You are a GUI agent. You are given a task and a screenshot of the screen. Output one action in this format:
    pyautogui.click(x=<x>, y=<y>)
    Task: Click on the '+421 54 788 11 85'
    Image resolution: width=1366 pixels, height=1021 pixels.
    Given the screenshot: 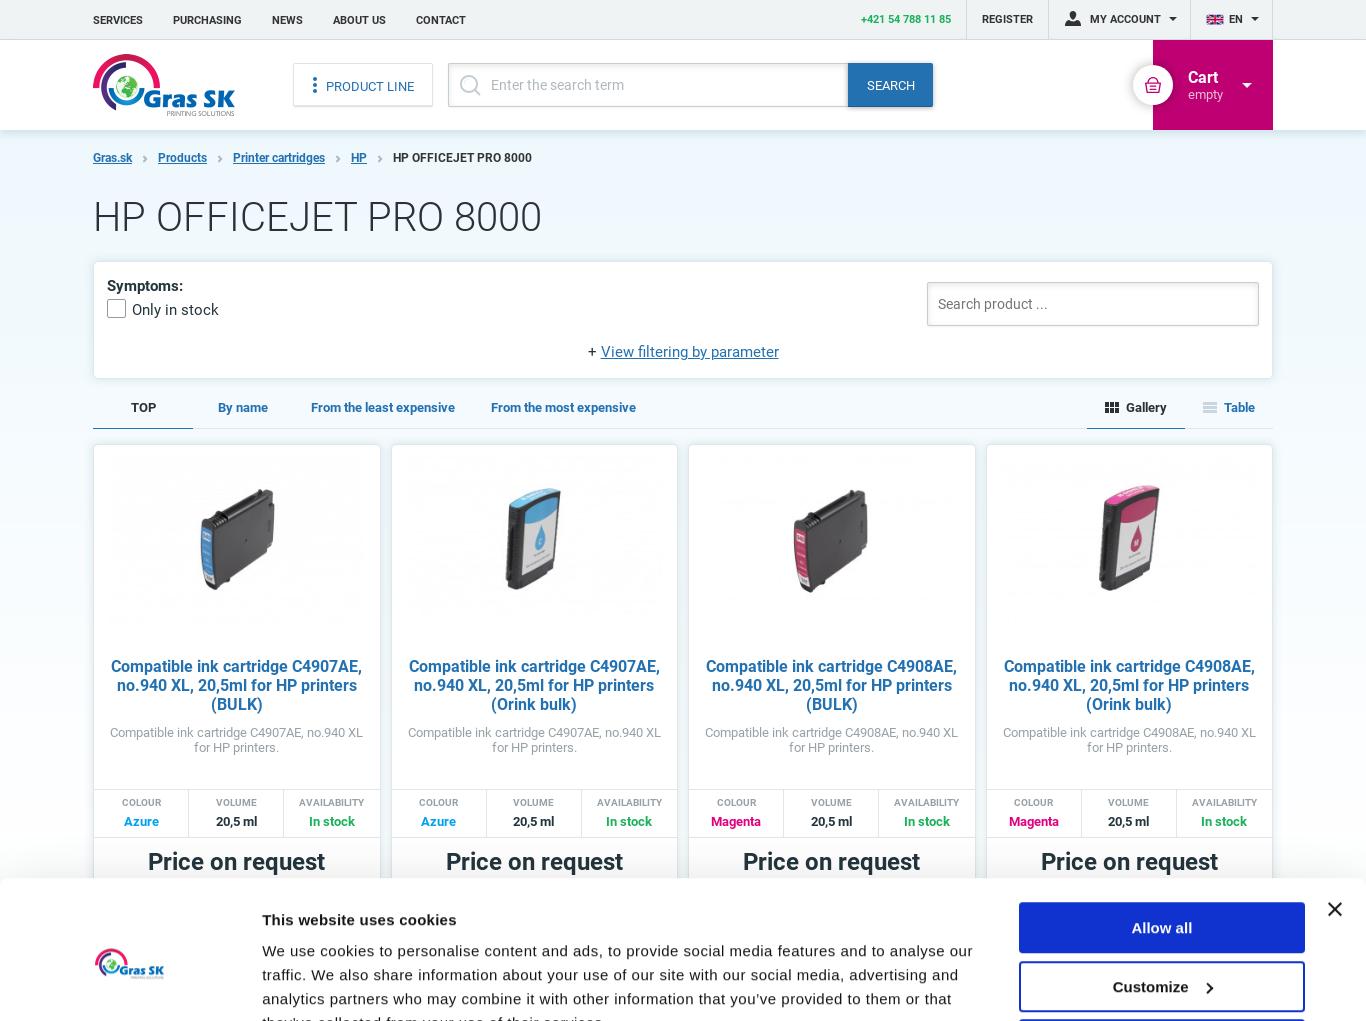 What is the action you would take?
    pyautogui.click(x=905, y=18)
    